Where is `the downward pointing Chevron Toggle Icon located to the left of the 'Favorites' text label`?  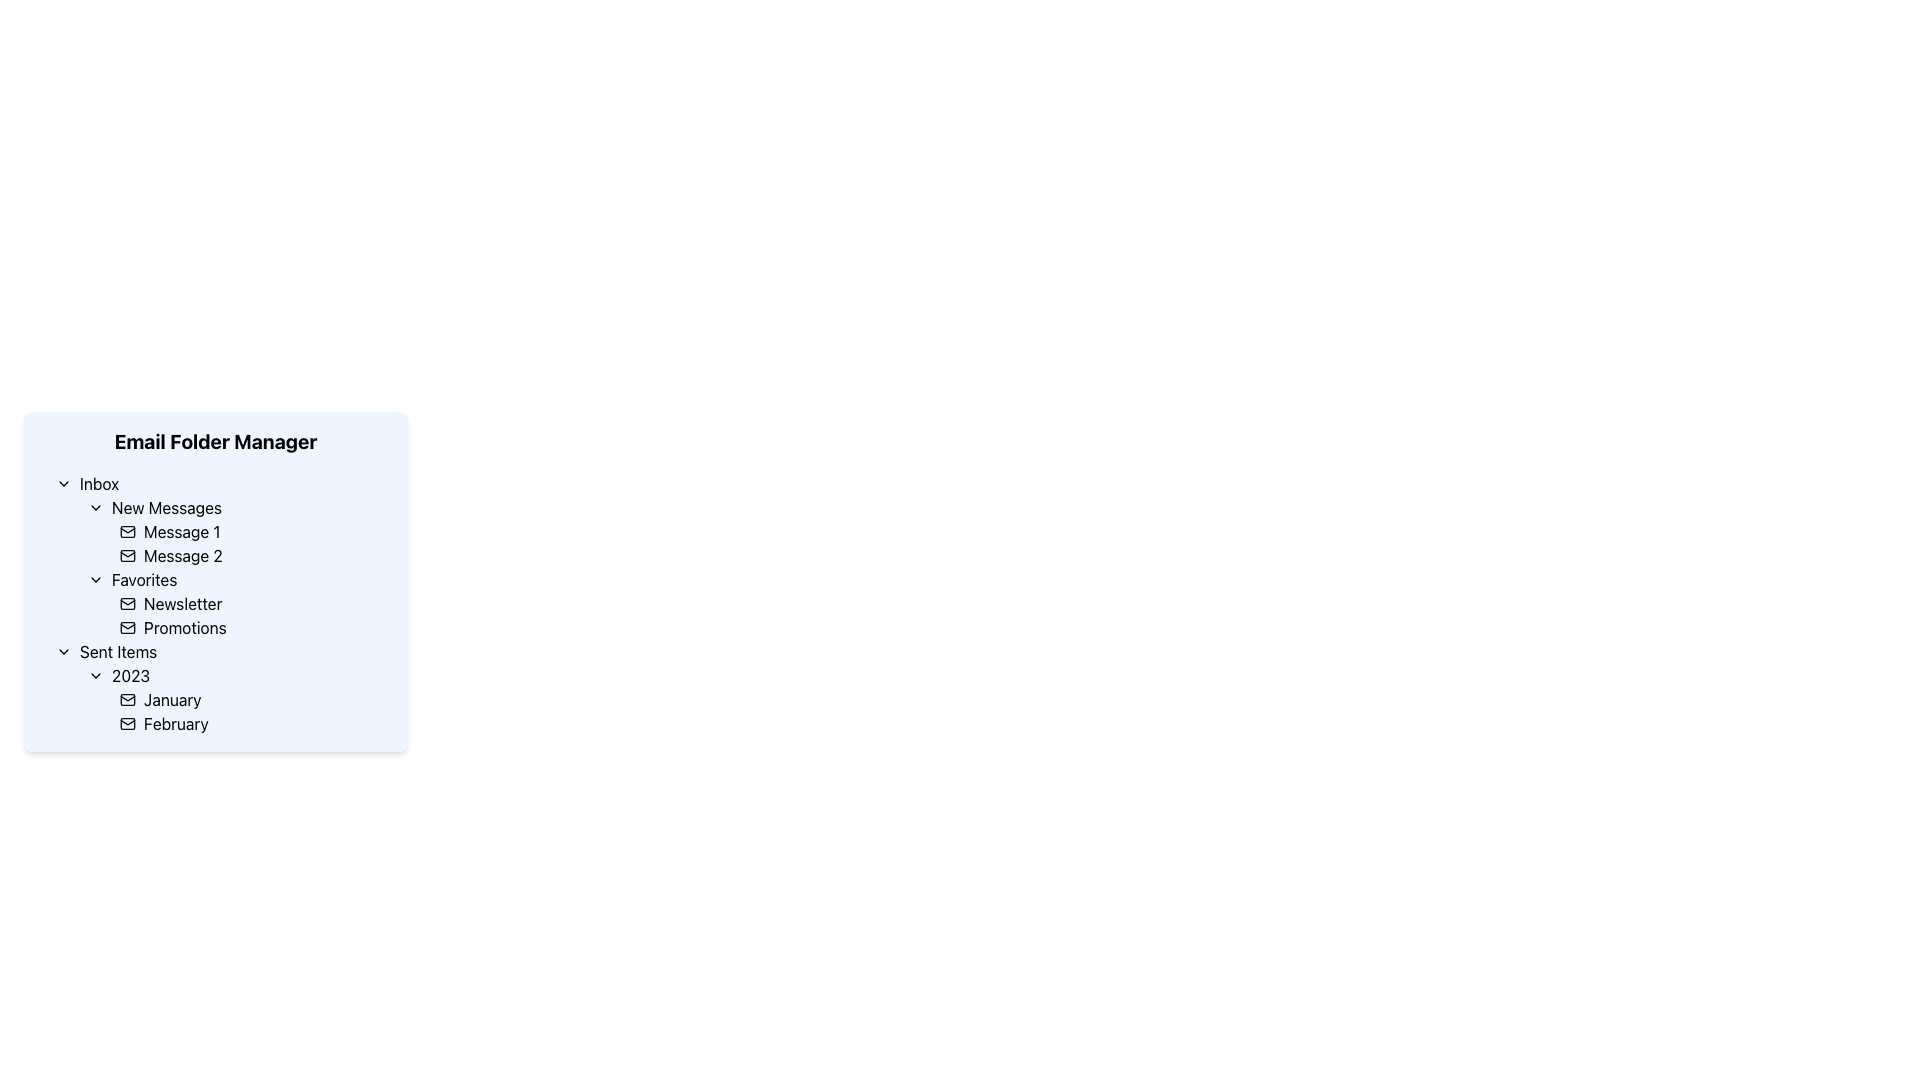
the downward pointing Chevron Toggle Icon located to the left of the 'Favorites' text label is located at coordinates (95, 579).